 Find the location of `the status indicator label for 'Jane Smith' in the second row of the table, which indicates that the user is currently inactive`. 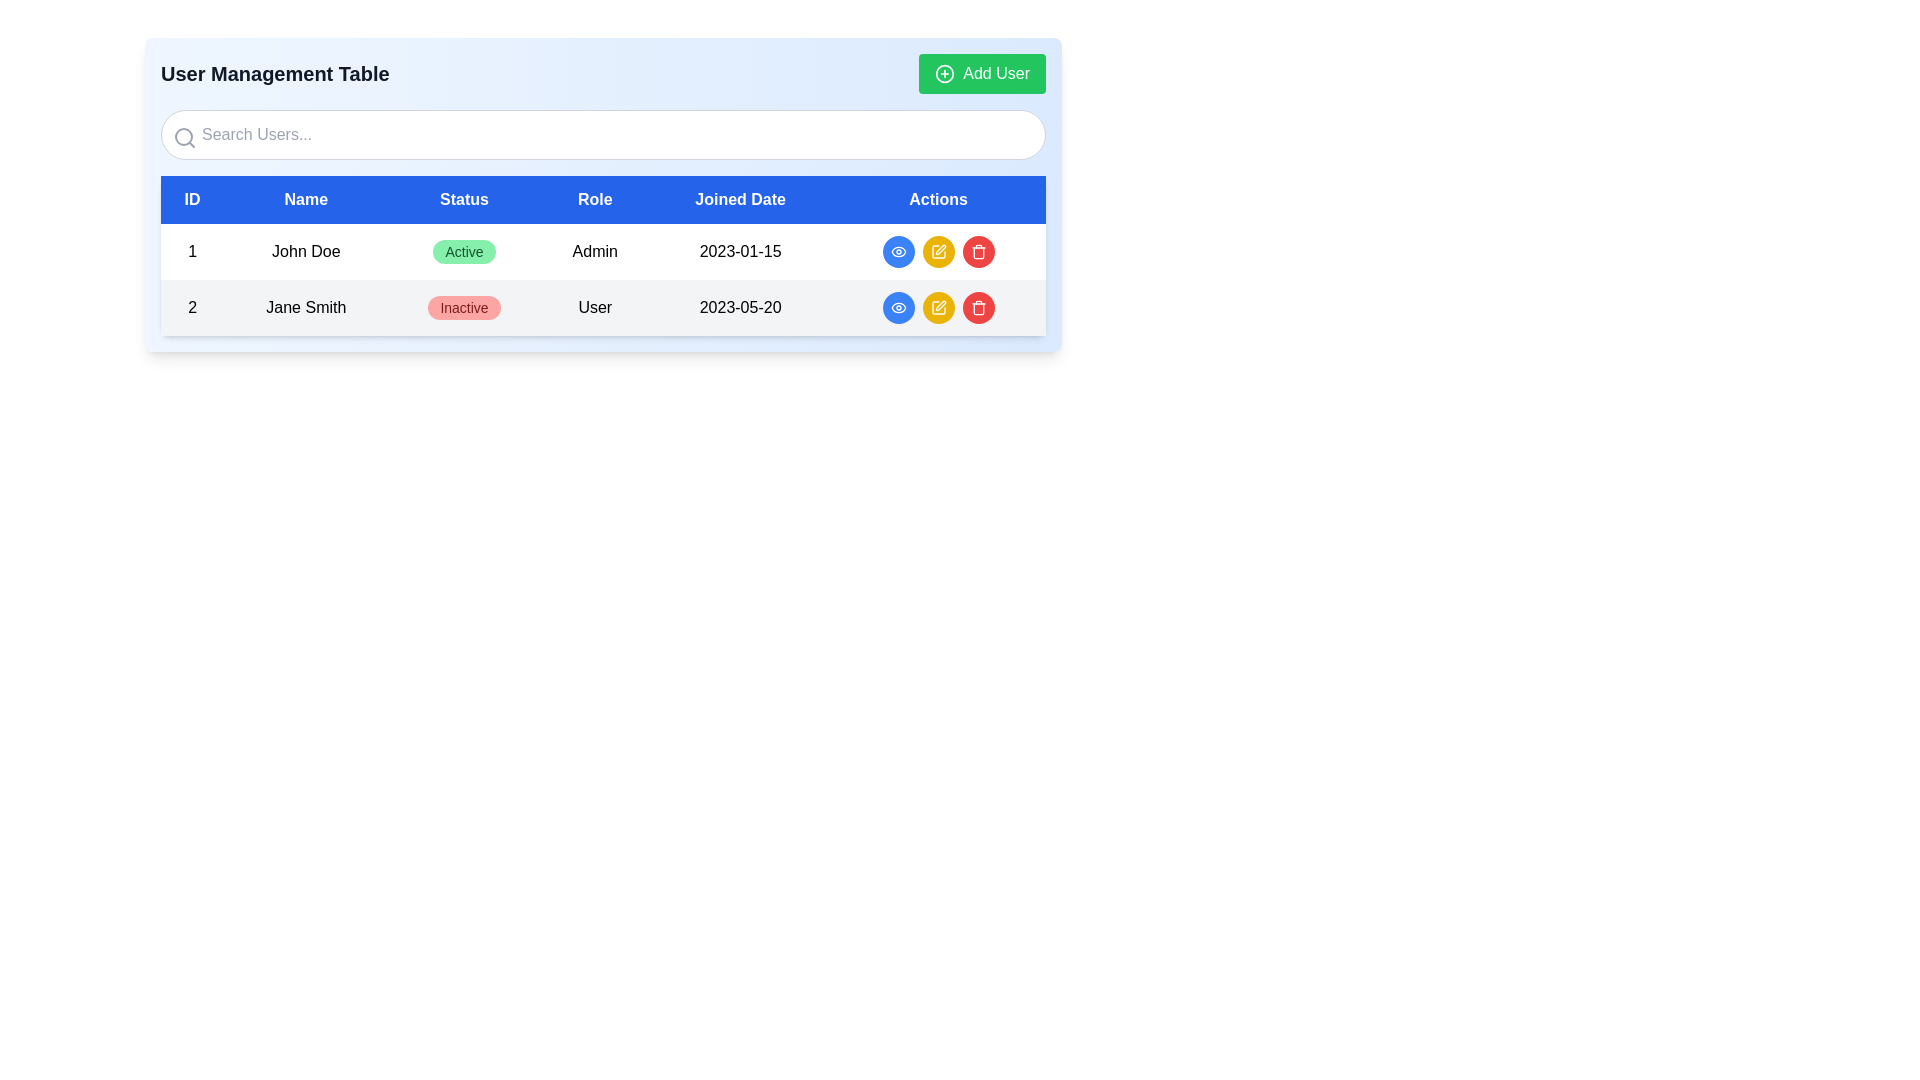

the status indicator label for 'Jane Smith' in the second row of the table, which indicates that the user is currently inactive is located at coordinates (463, 308).